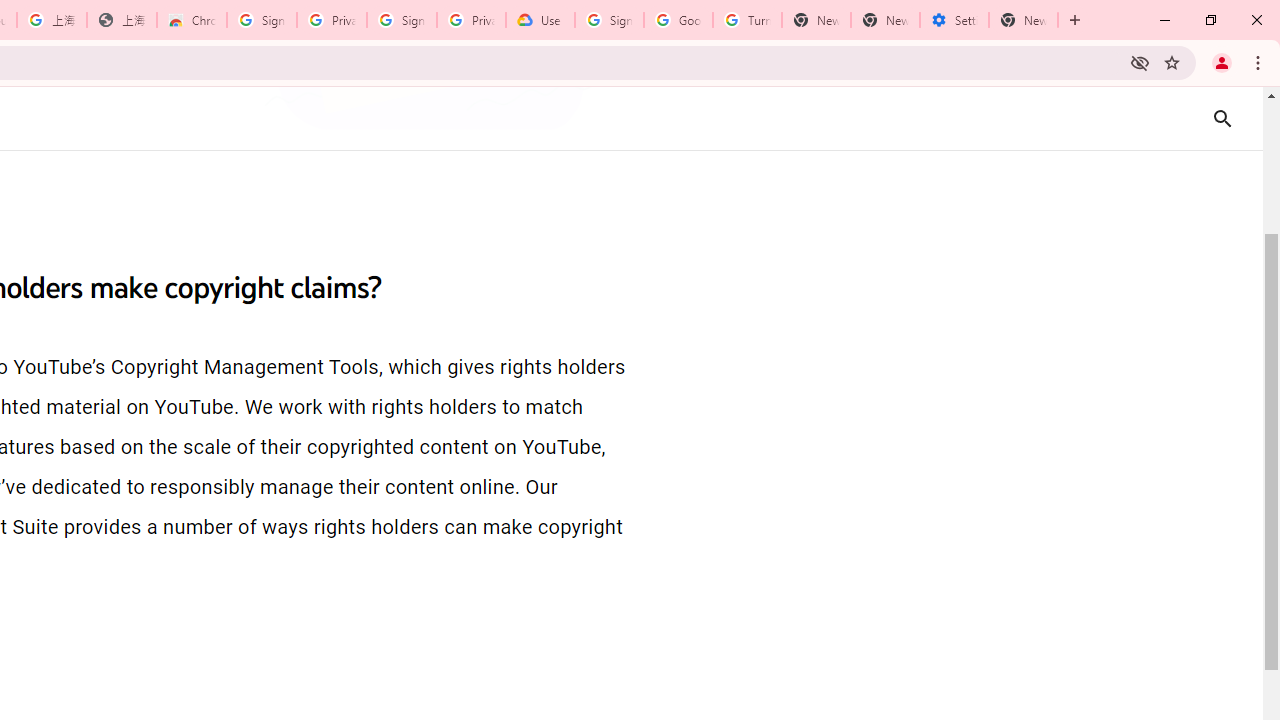  What do you see at coordinates (953, 20) in the screenshot?
I see `'Settings - System'` at bounding box center [953, 20].